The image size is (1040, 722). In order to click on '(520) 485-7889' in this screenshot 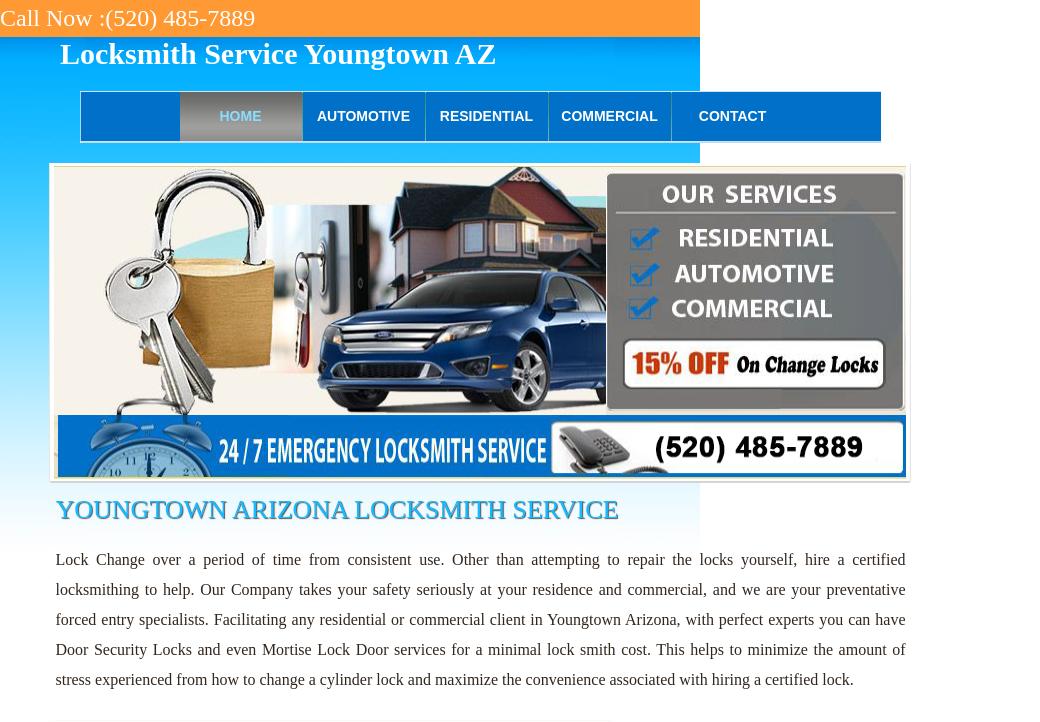, I will do `click(792, 53)`.